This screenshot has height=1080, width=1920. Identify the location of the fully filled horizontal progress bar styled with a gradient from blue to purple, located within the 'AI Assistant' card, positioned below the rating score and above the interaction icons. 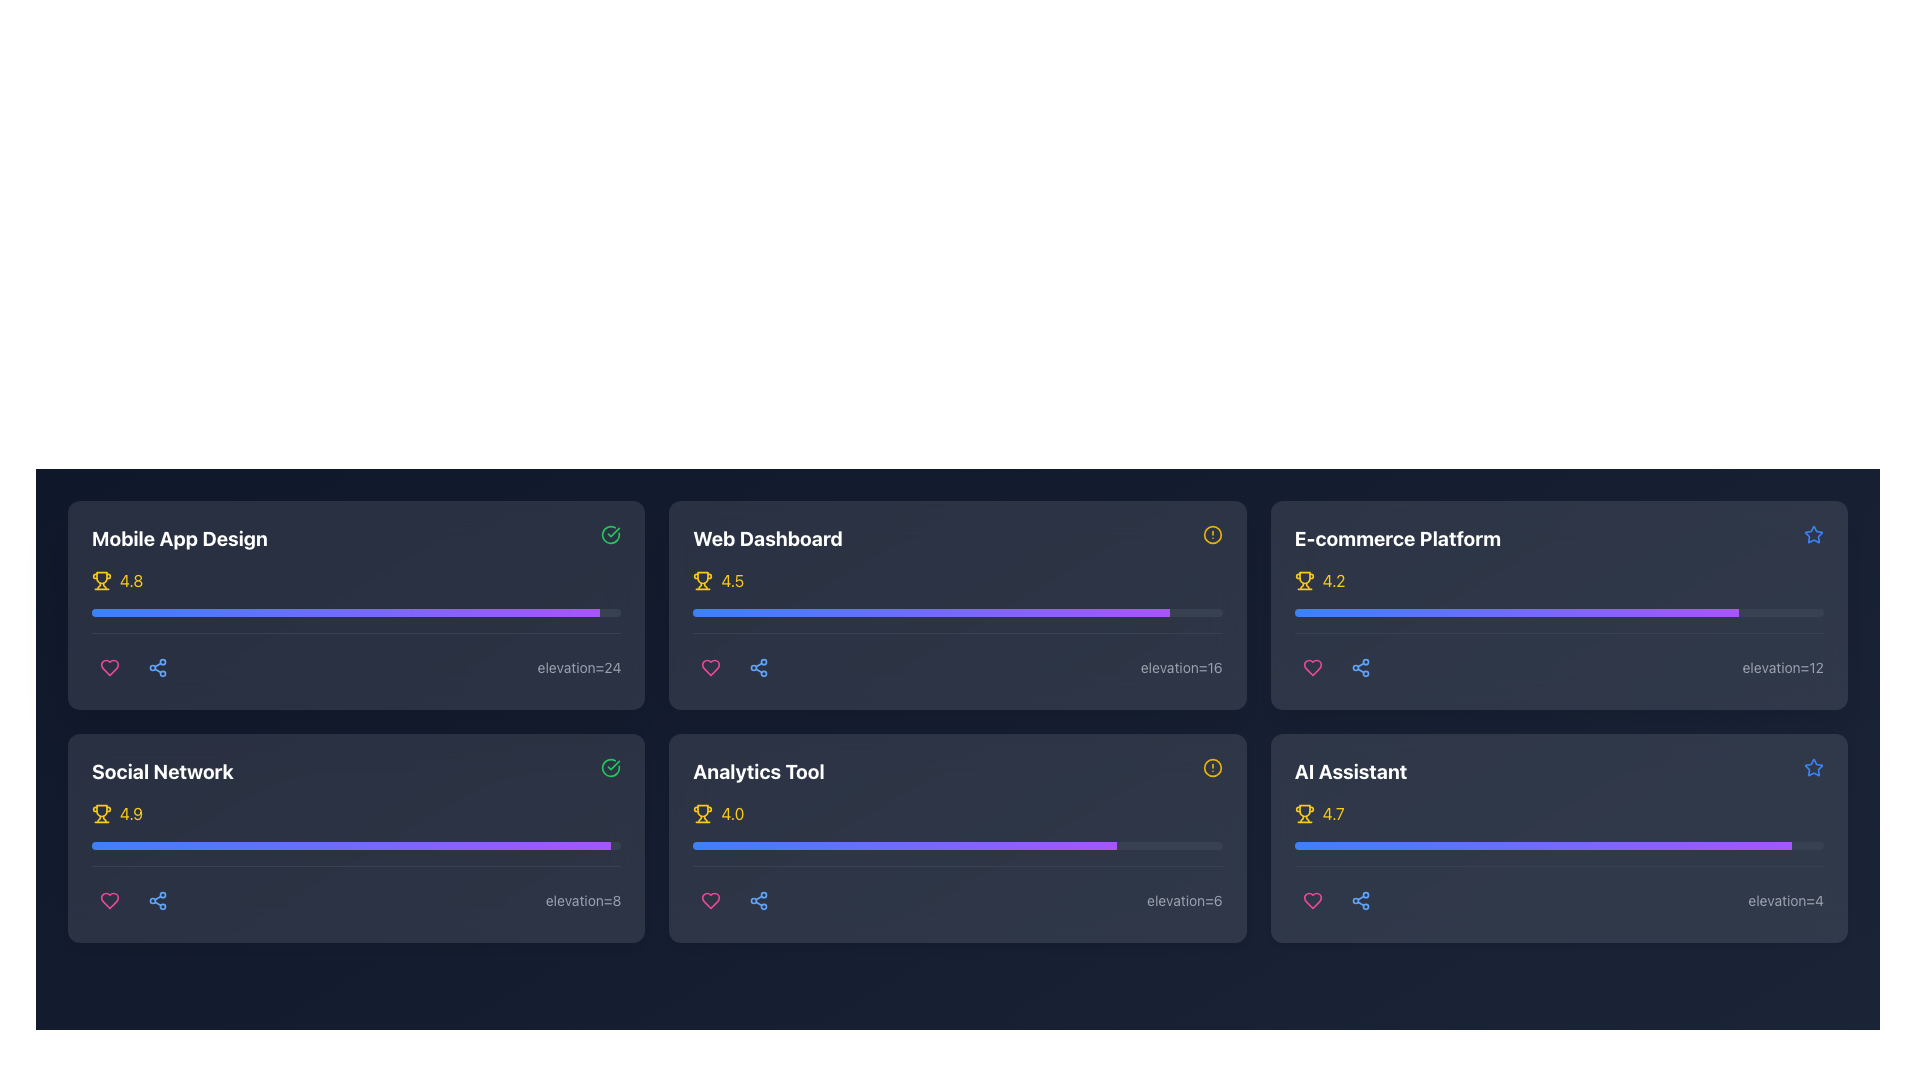
(1542, 845).